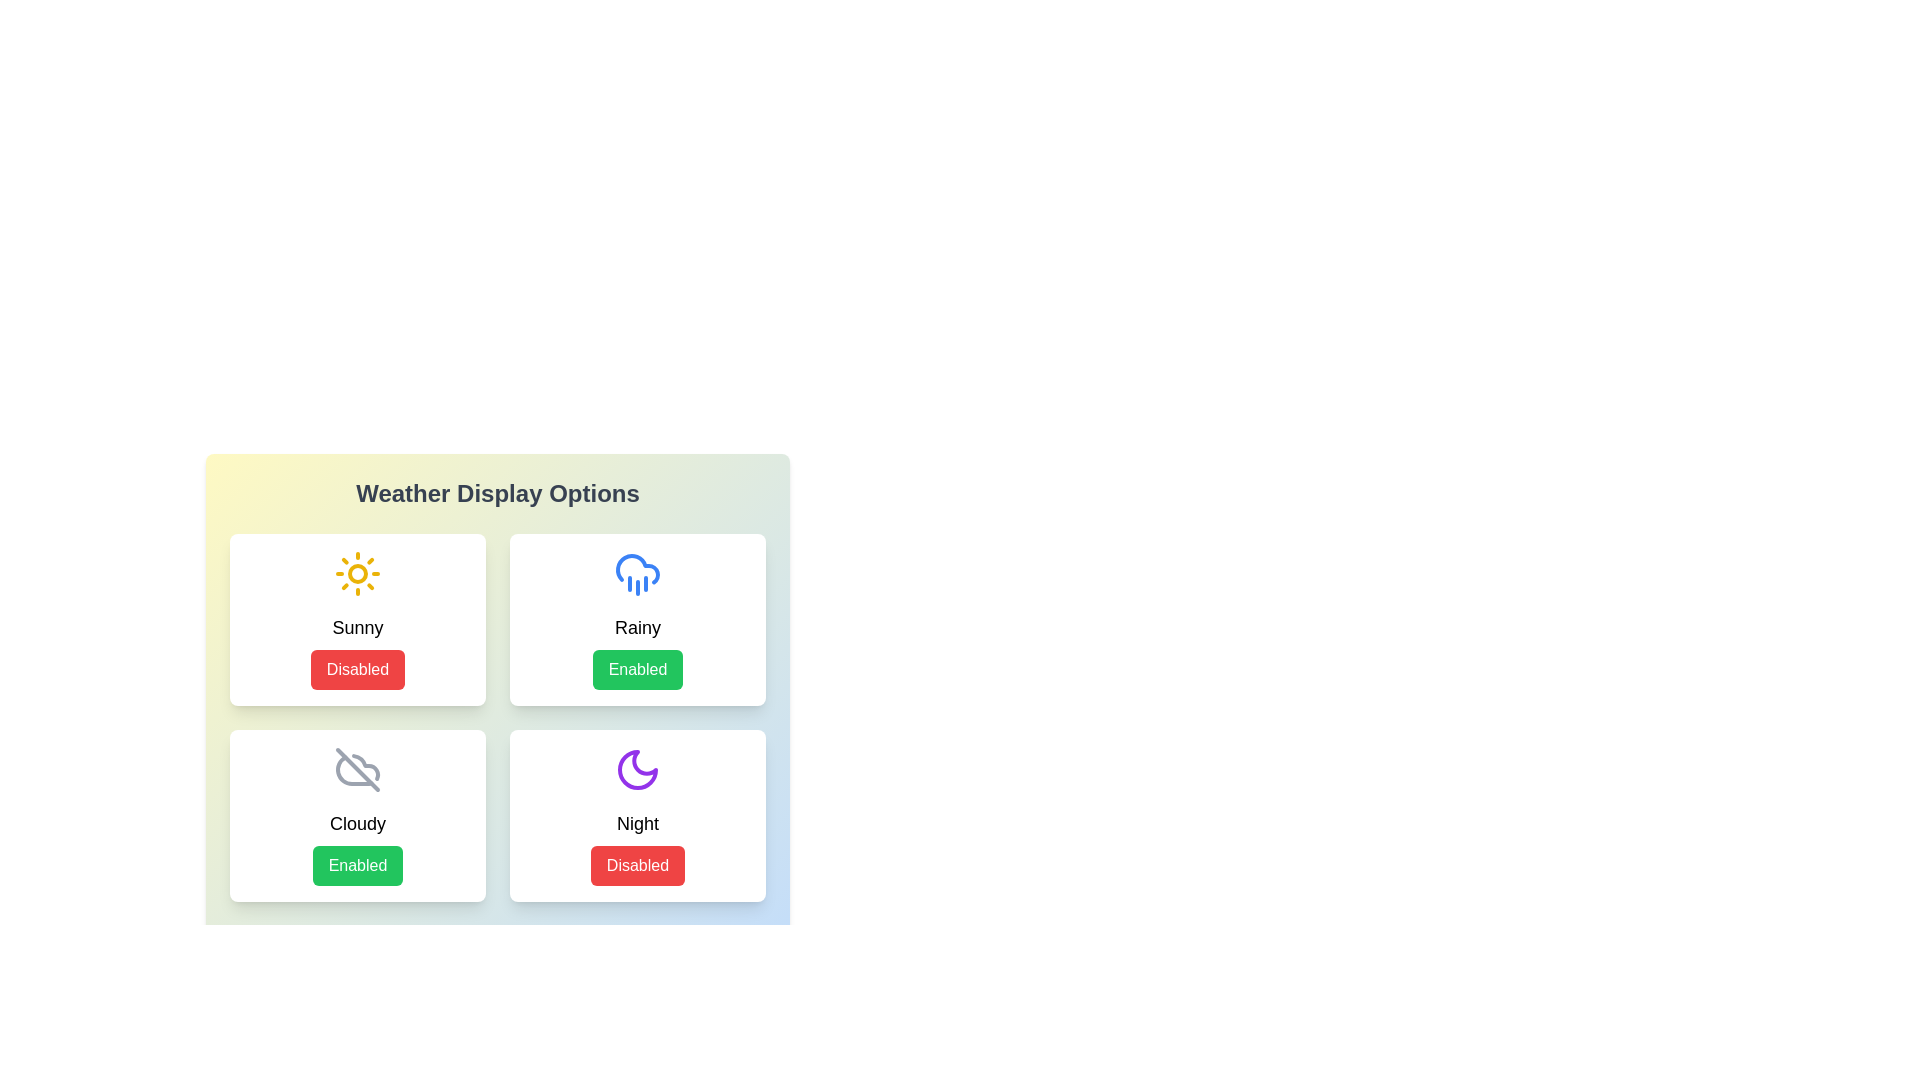  Describe the element at coordinates (637, 816) in the screenshot. I see `the weather option night` at that location.